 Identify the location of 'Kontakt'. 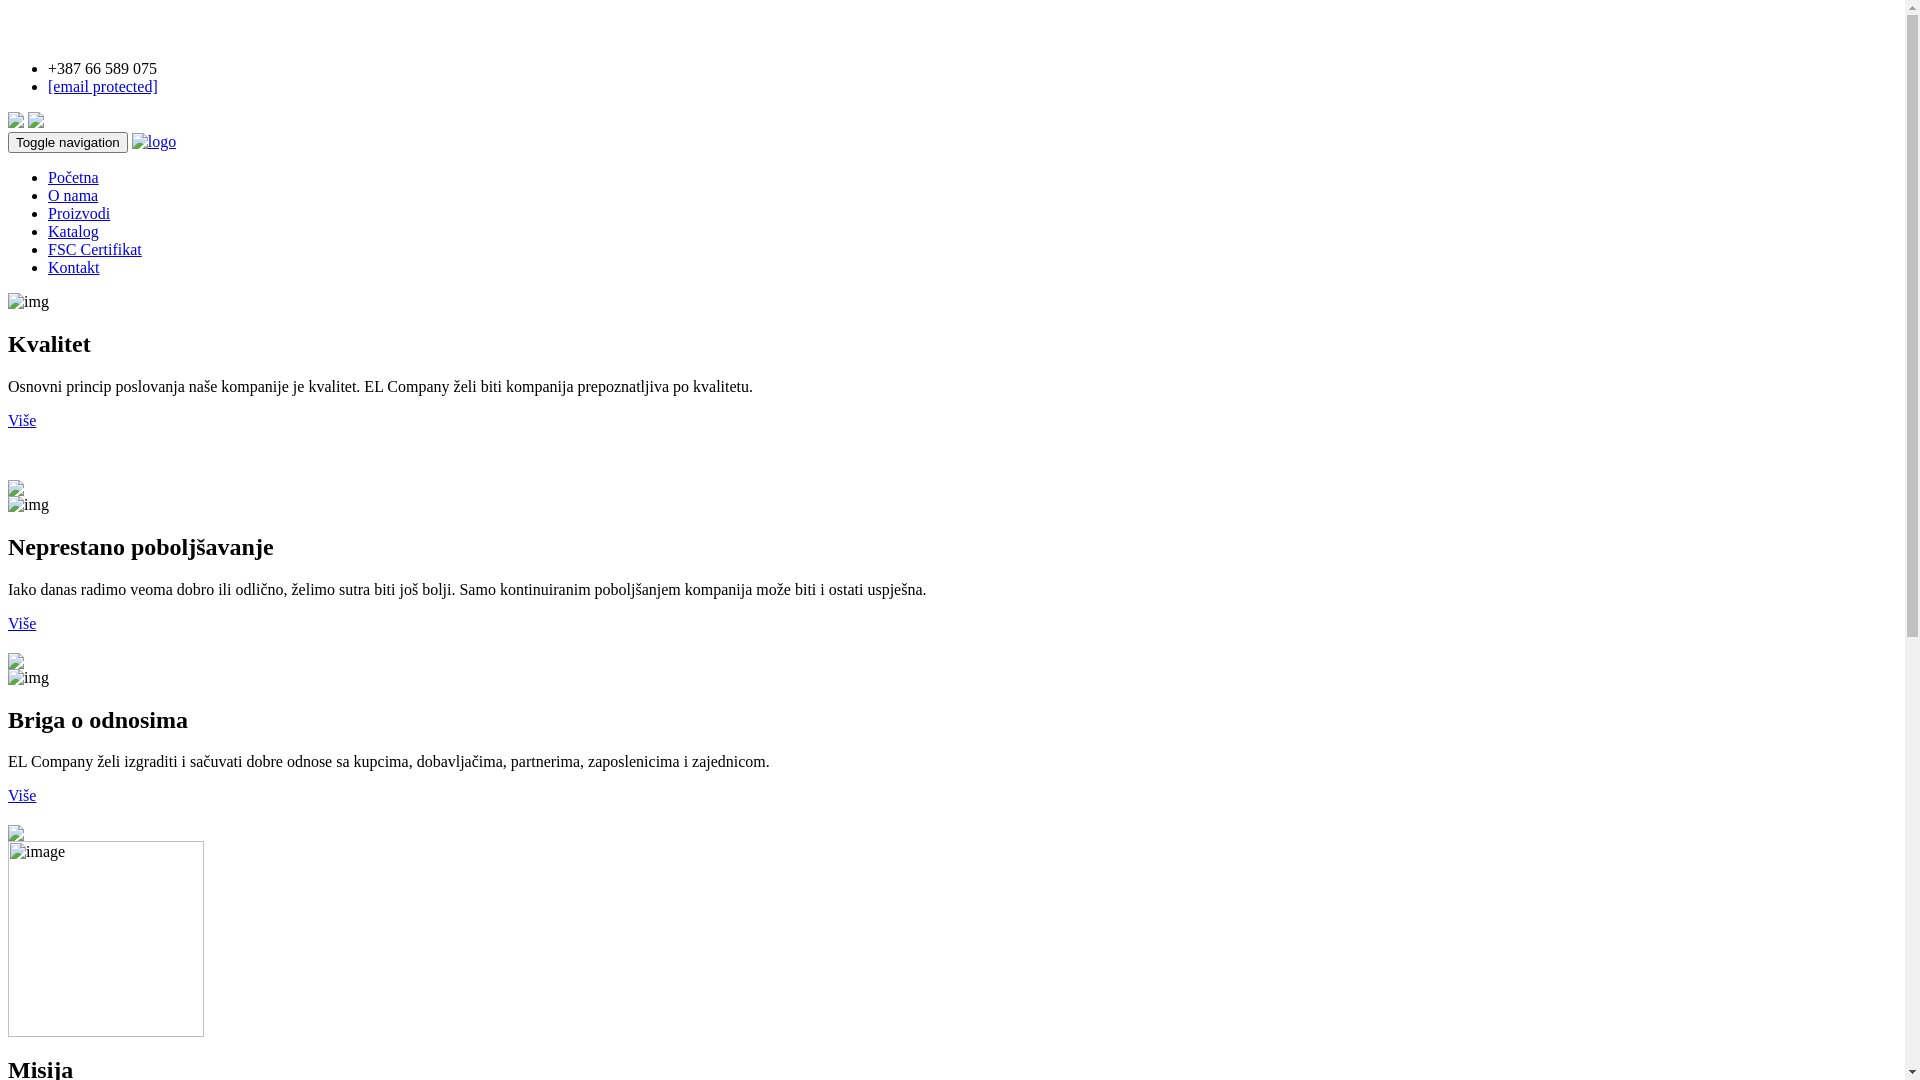
(73, 266).